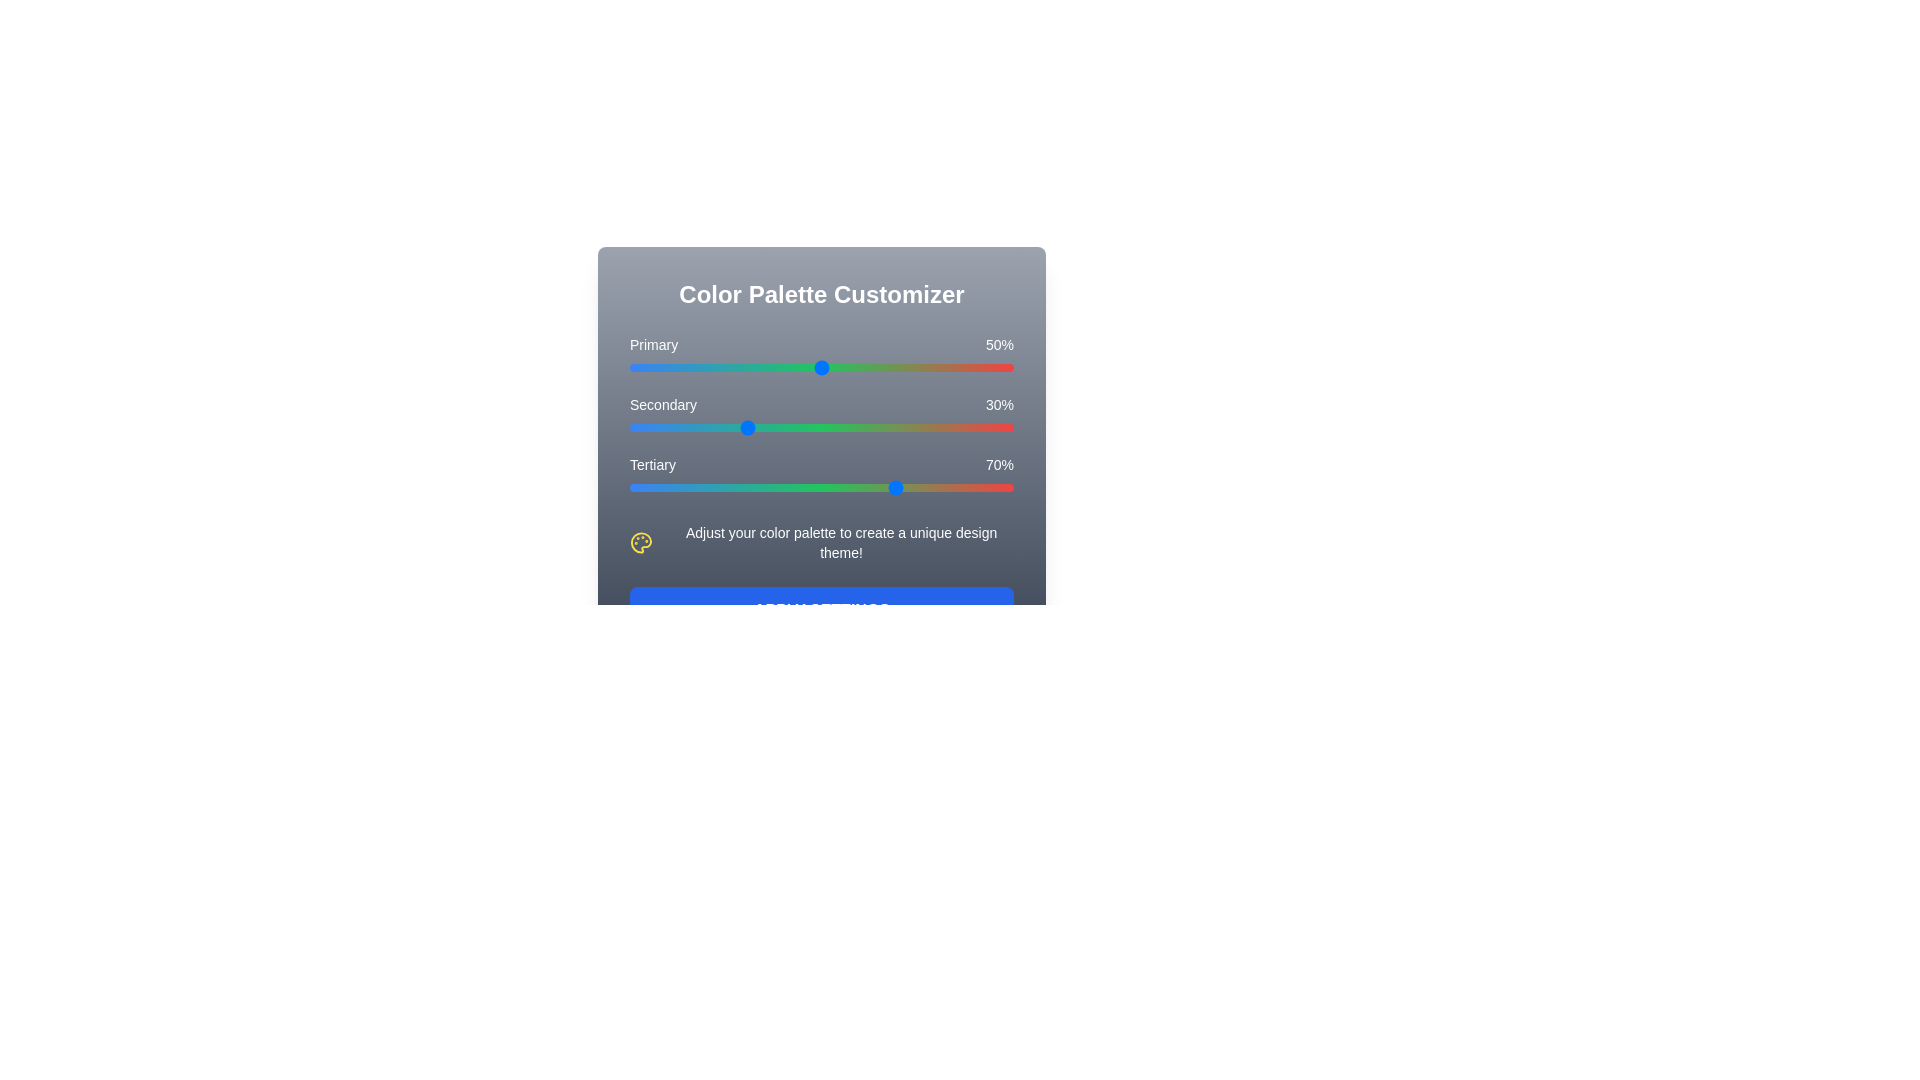 The height and width of the screenshot is (1080, 1920). What do you see at coordinates (924, 427) in the screenshot?
I see `the slider value` at bounding box center [924, 427].